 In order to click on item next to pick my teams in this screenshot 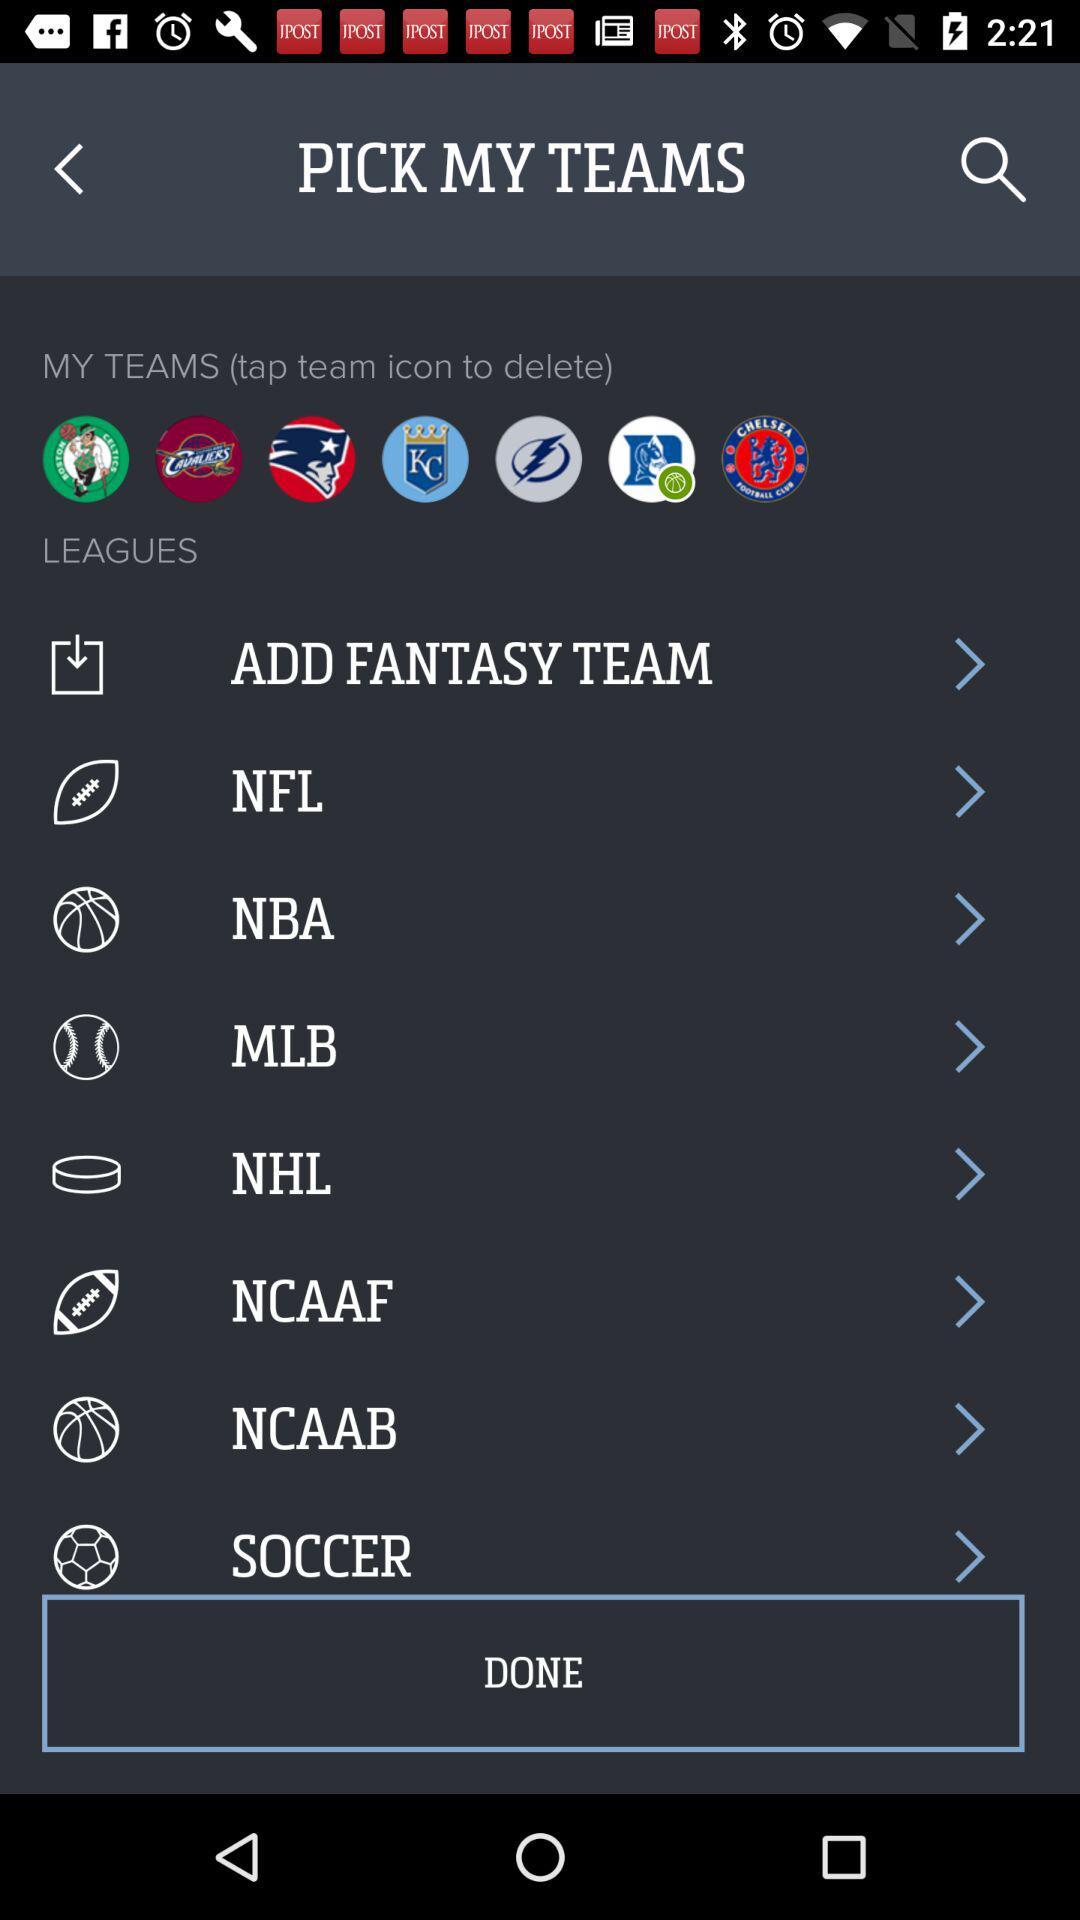, I will do `click(993, 169)`.